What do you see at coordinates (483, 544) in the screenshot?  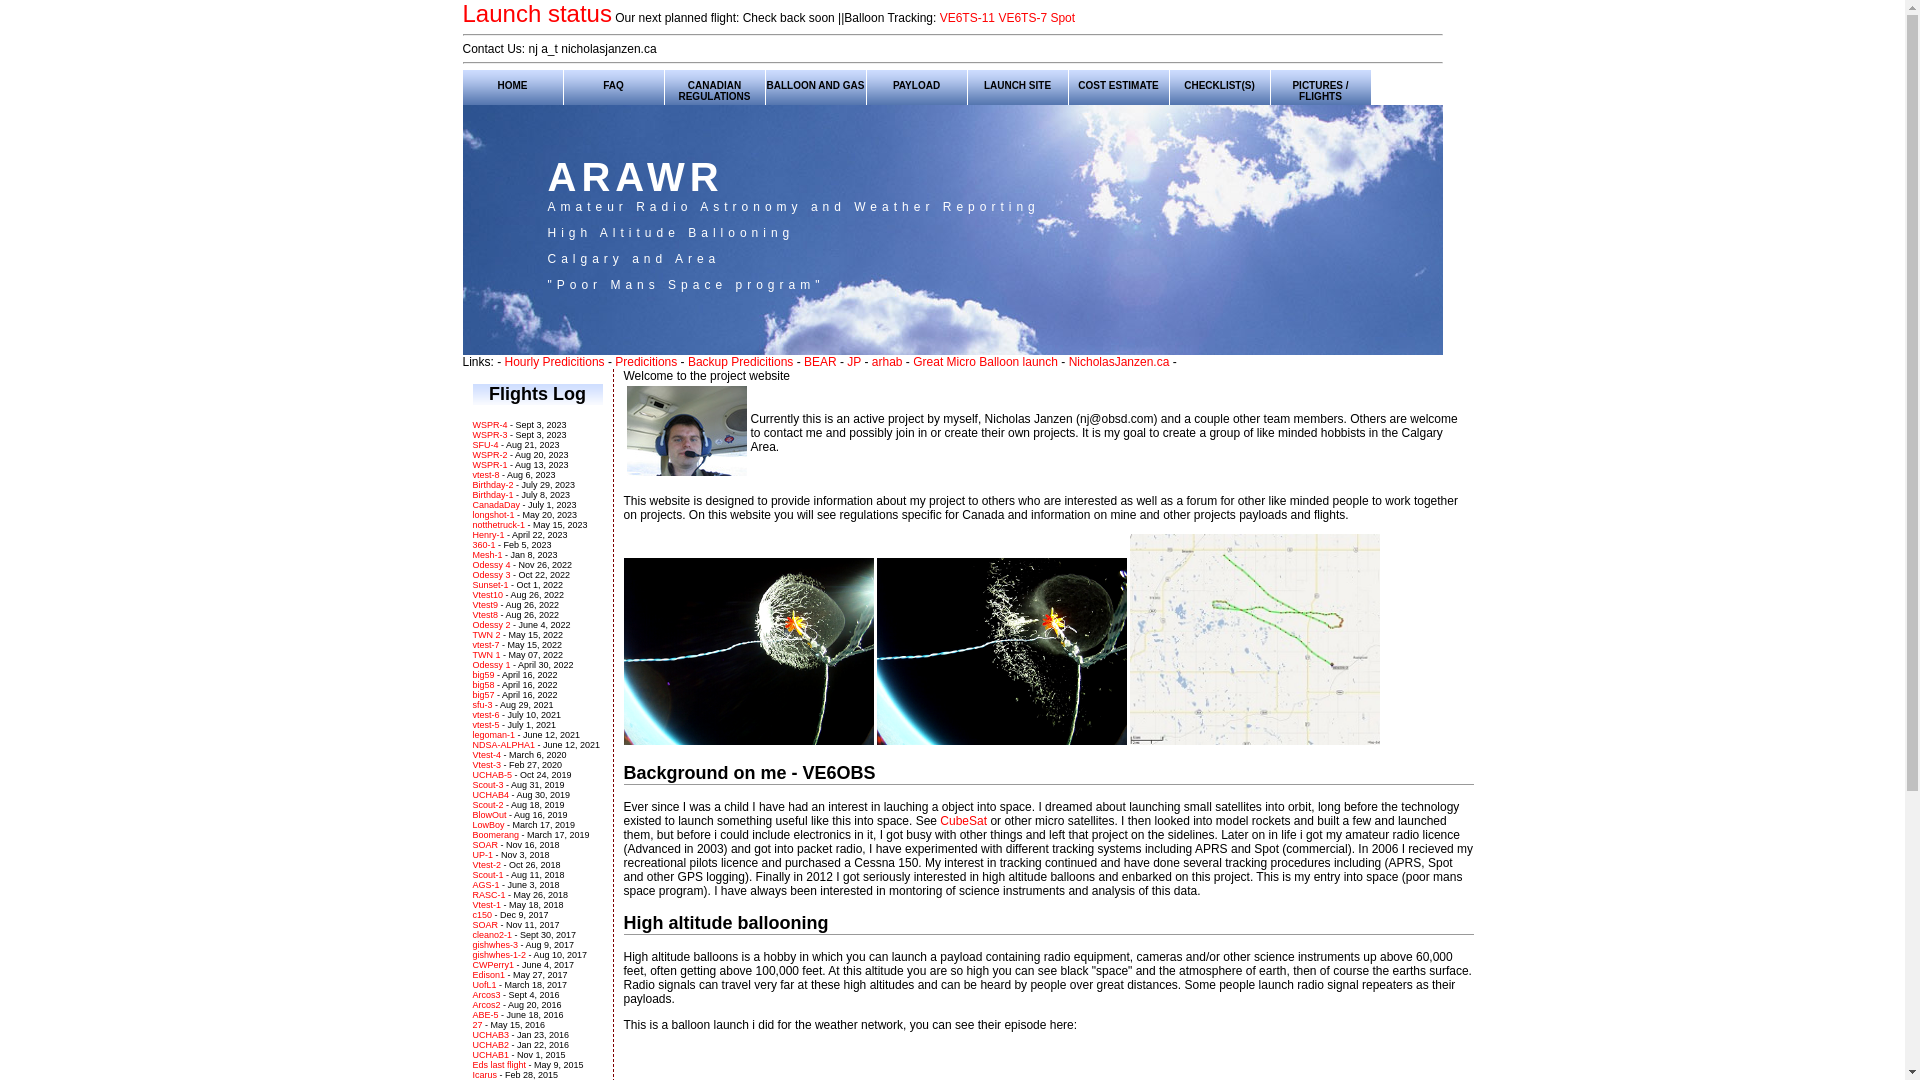 I see `'360-1'` at bounding box center [483, 544].